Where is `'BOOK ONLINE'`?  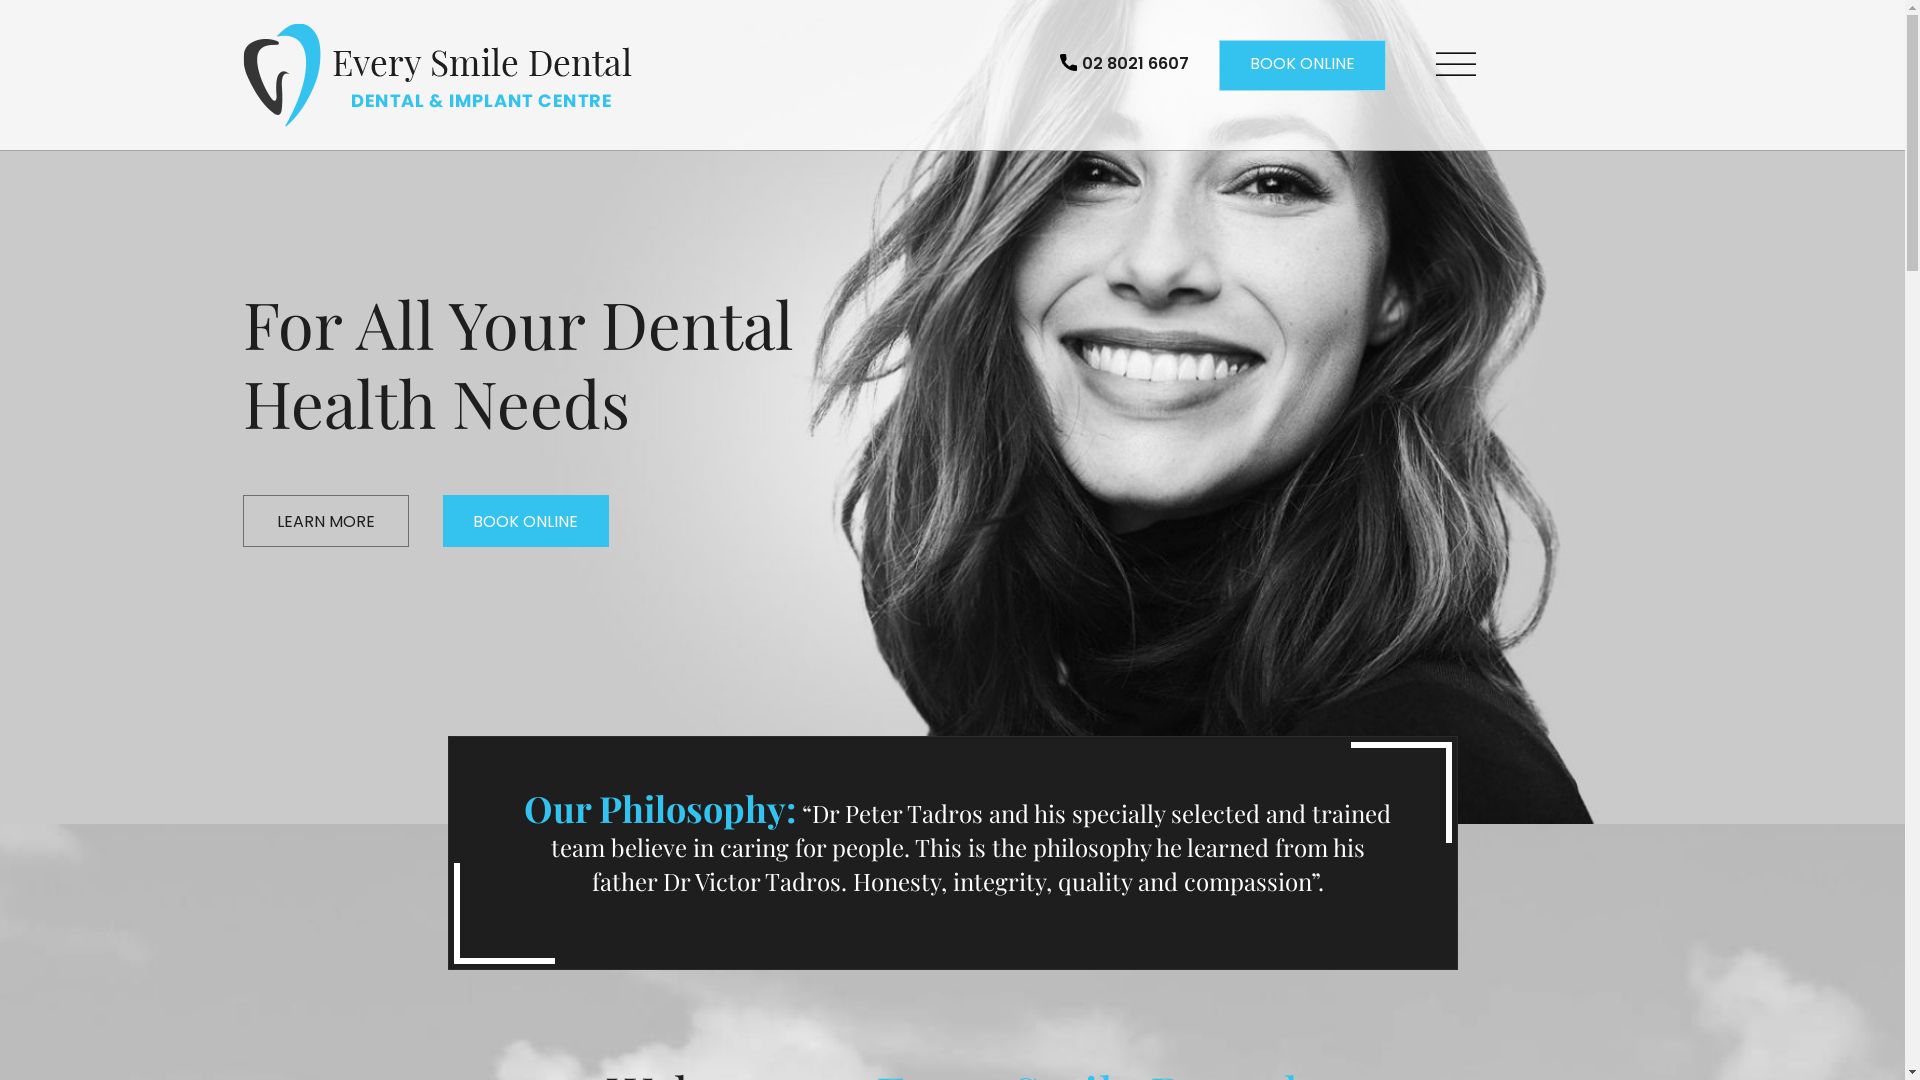
'BOOK ONLINE' is located at coordinates (1301, 64).